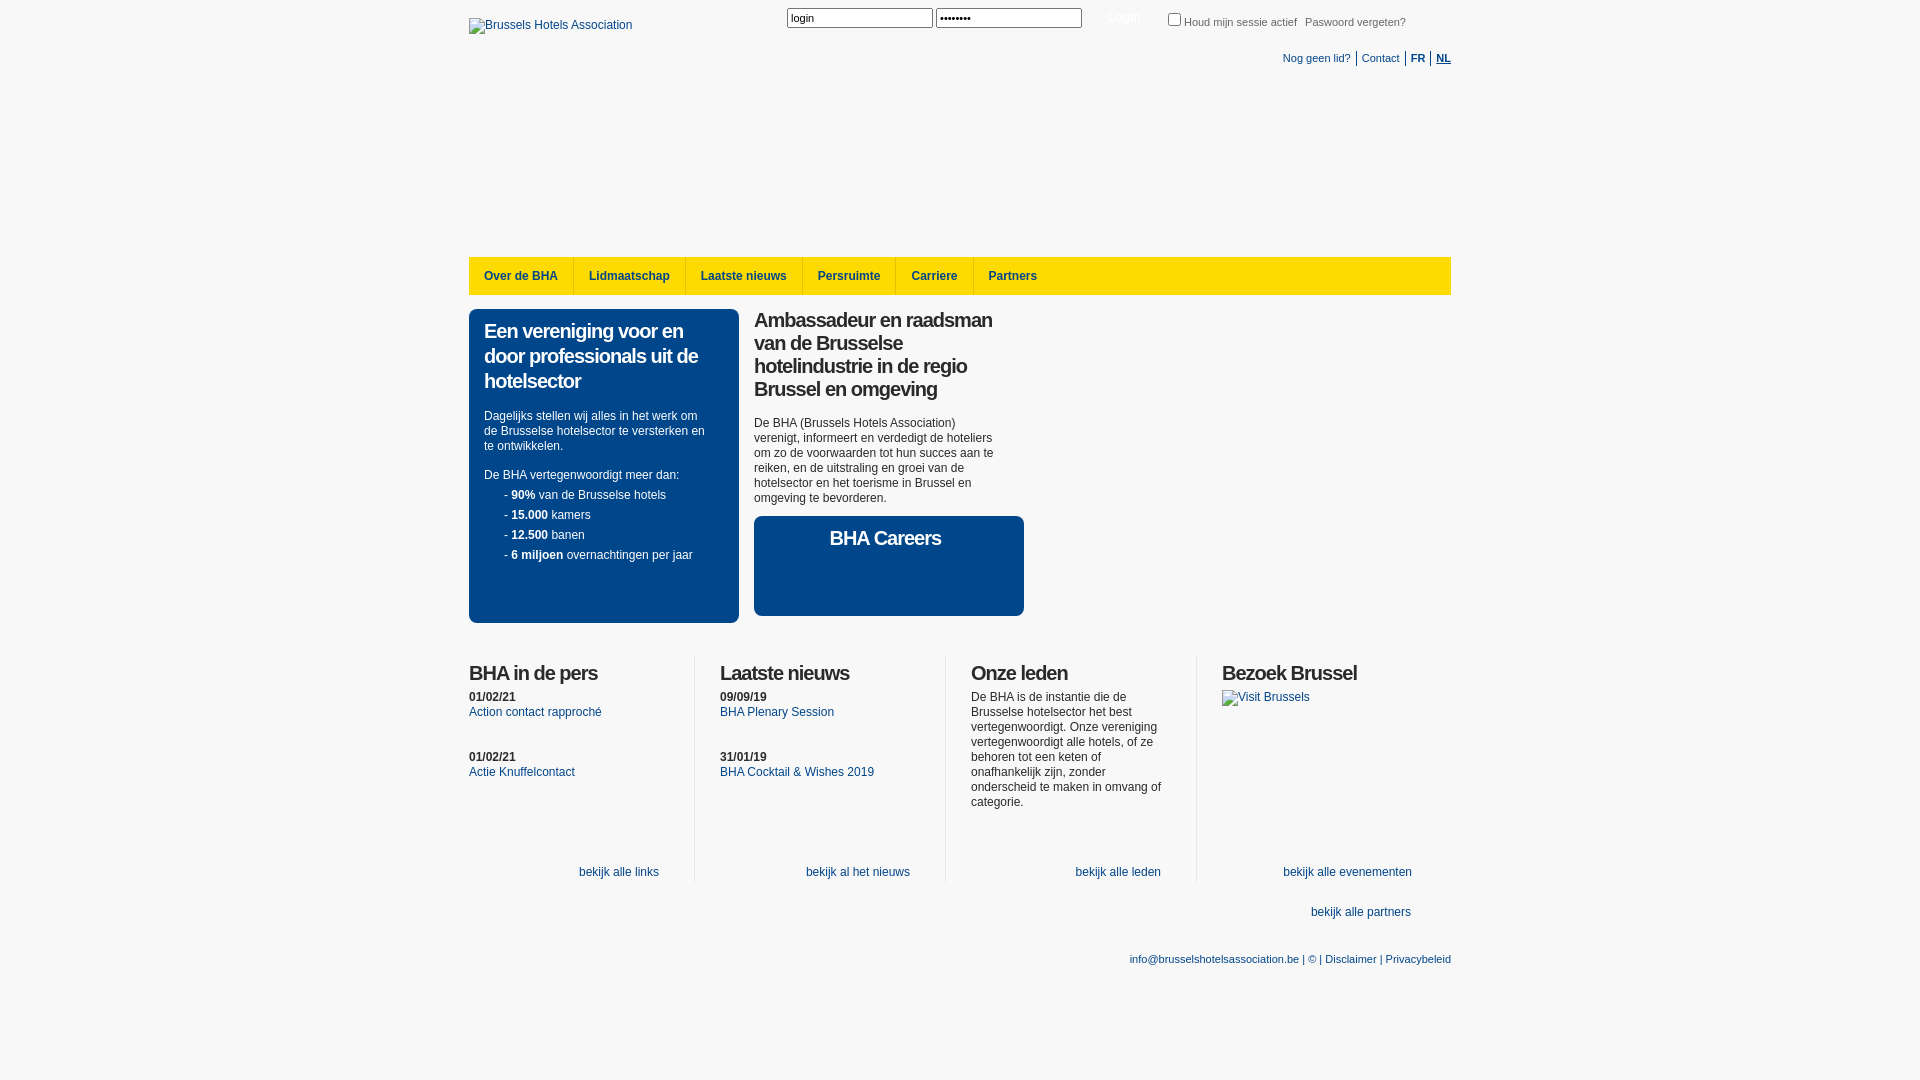  What do you see at coordinates (1358, 912) in the screenshot?
I see `'bekijk alle partners'` at bounding box center [1358, 912].